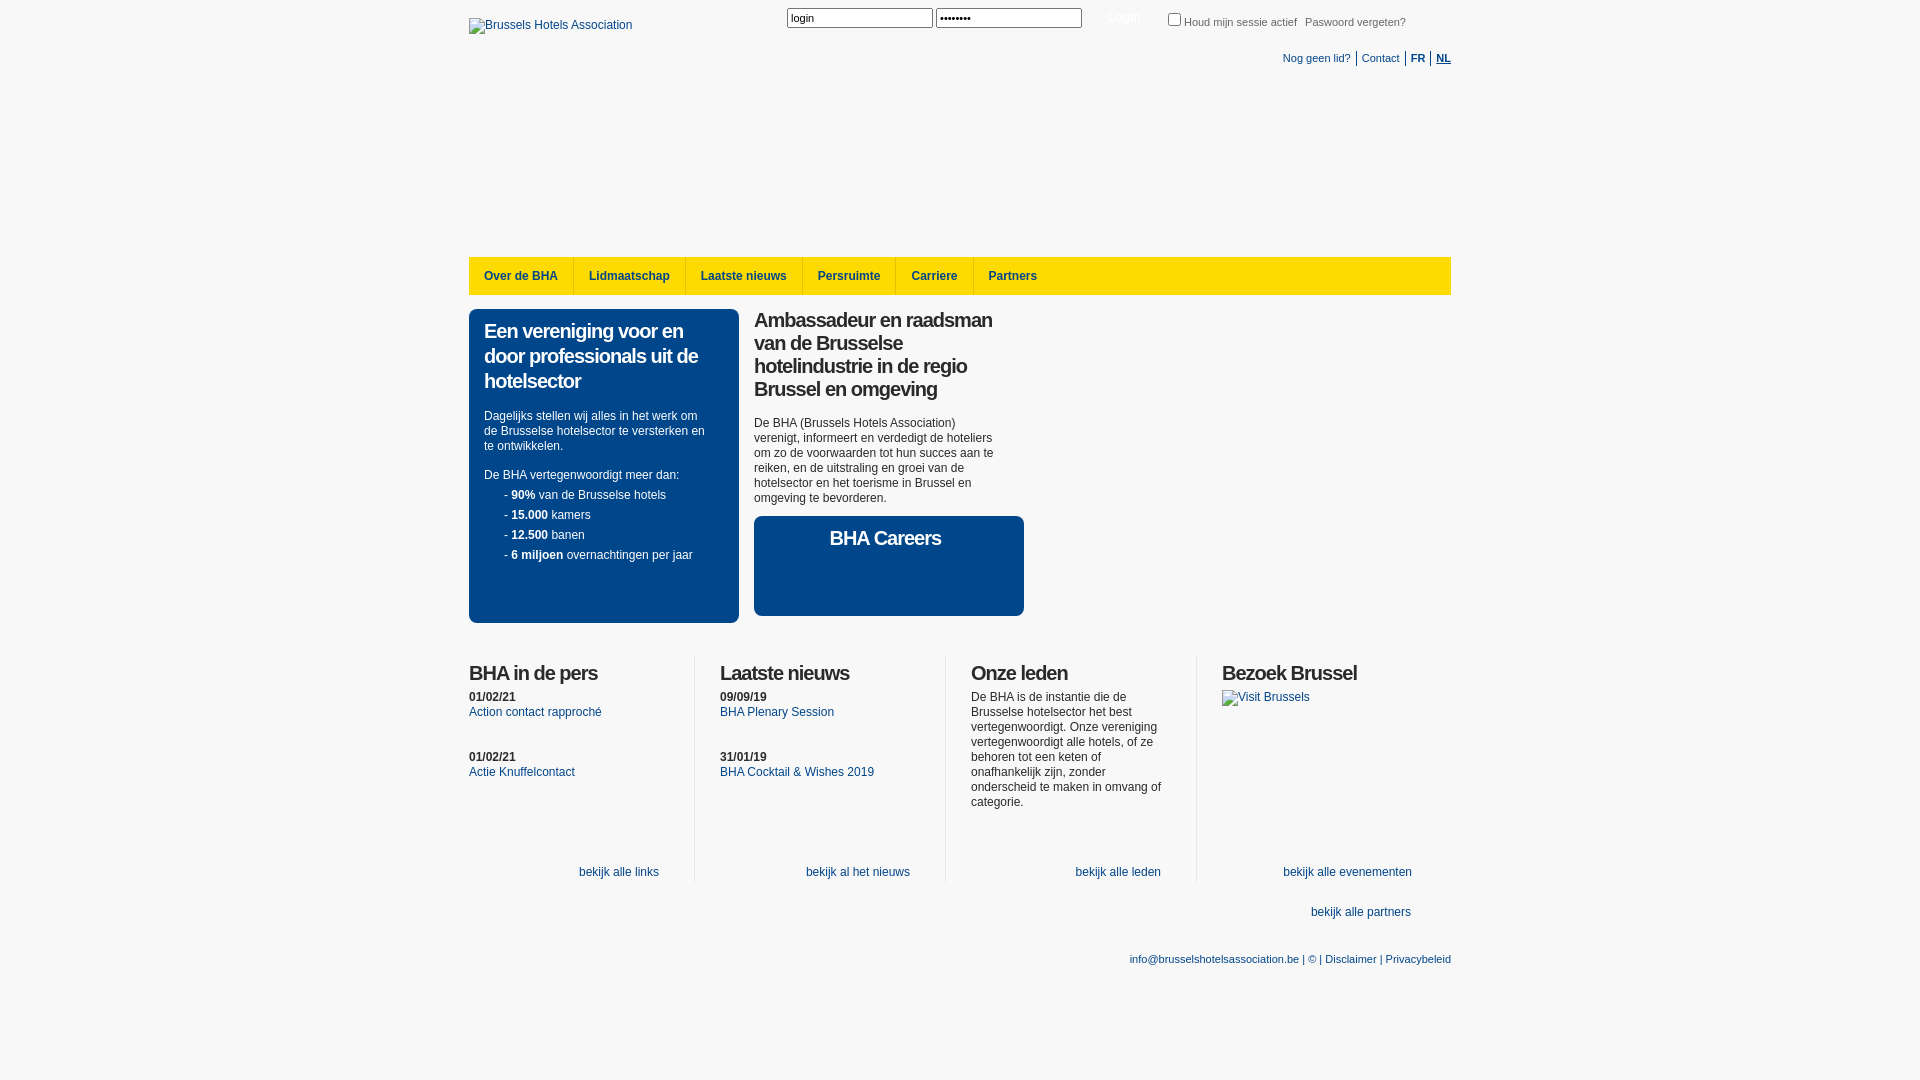  What do you see at coordinates (1358, 912) in the screenshot?
I see `'bekijk alle partners'` at bounding box center [1358, 912].